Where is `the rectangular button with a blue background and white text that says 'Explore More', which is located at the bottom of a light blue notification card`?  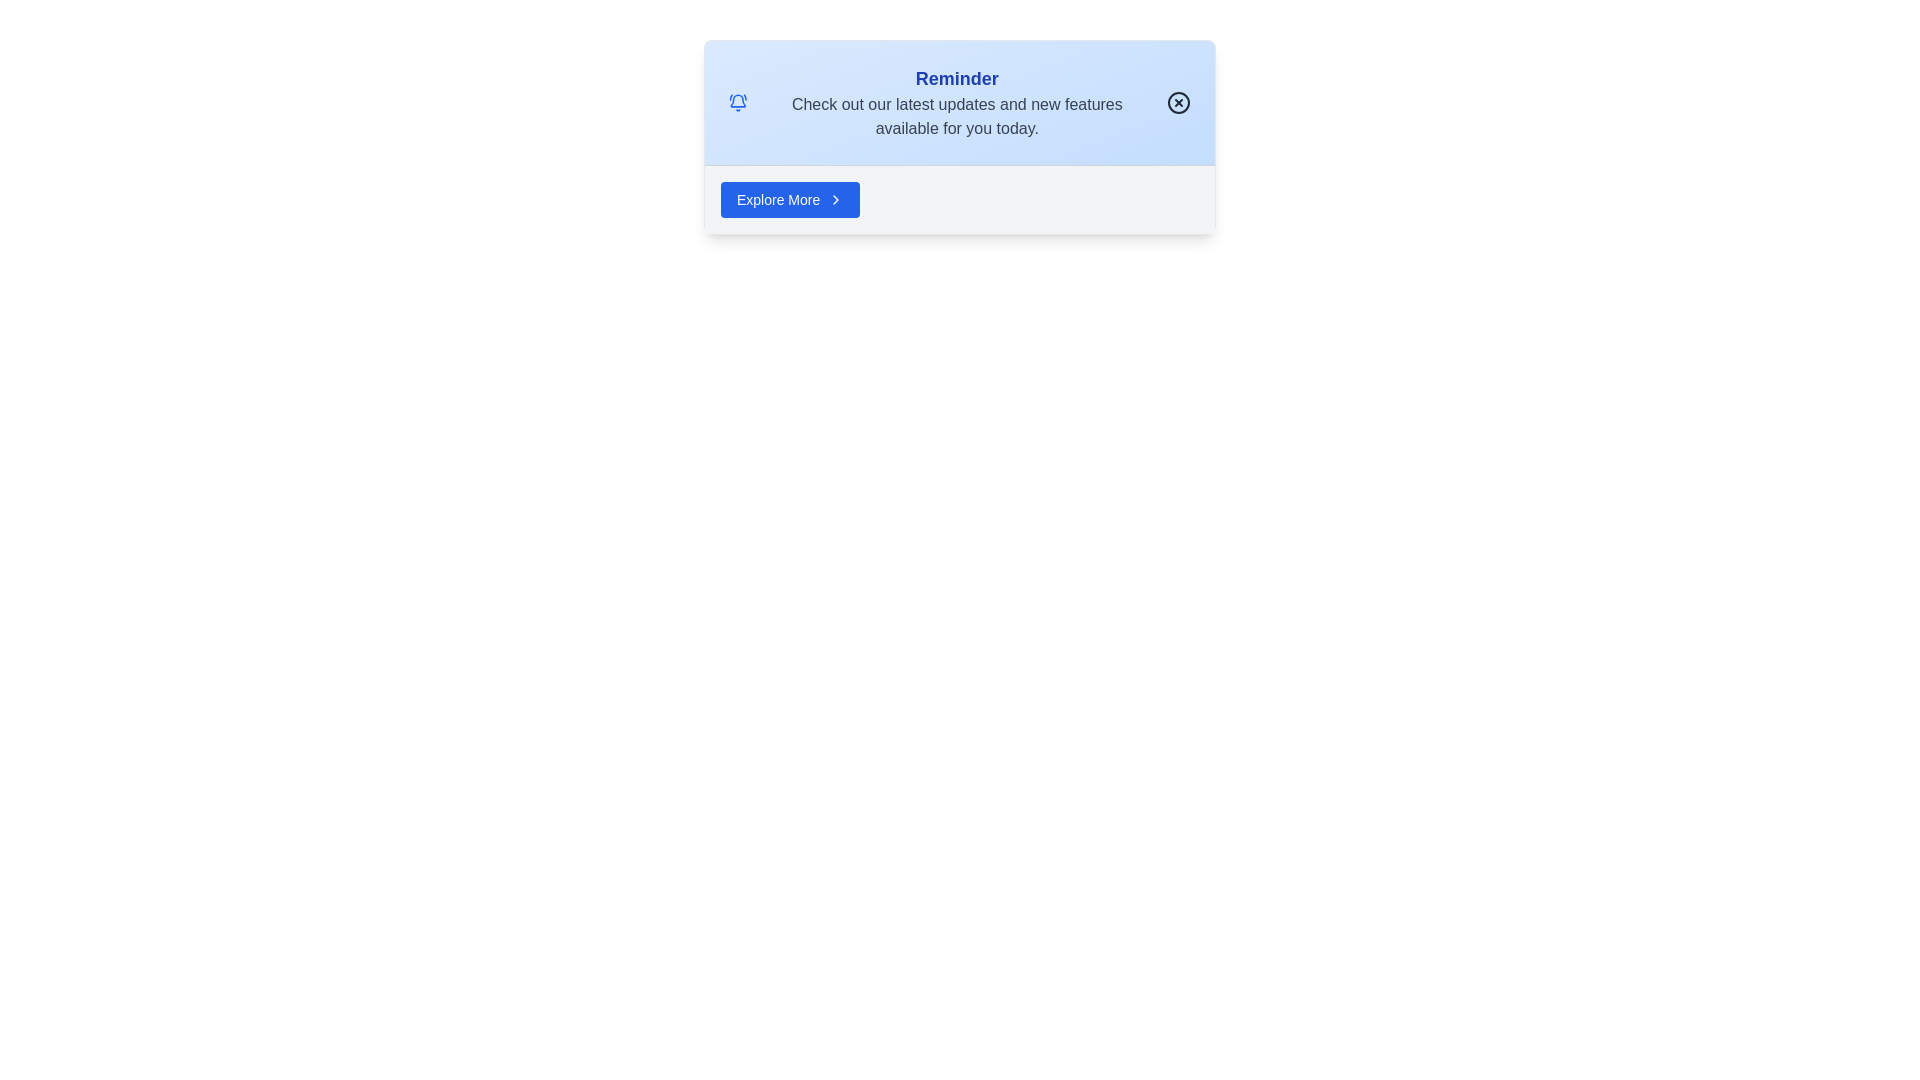
the rectangular button with a blue background and white text that says 'Explore More', which is located at the bottom of a light blue notification card is located at coordinates (789, 200).